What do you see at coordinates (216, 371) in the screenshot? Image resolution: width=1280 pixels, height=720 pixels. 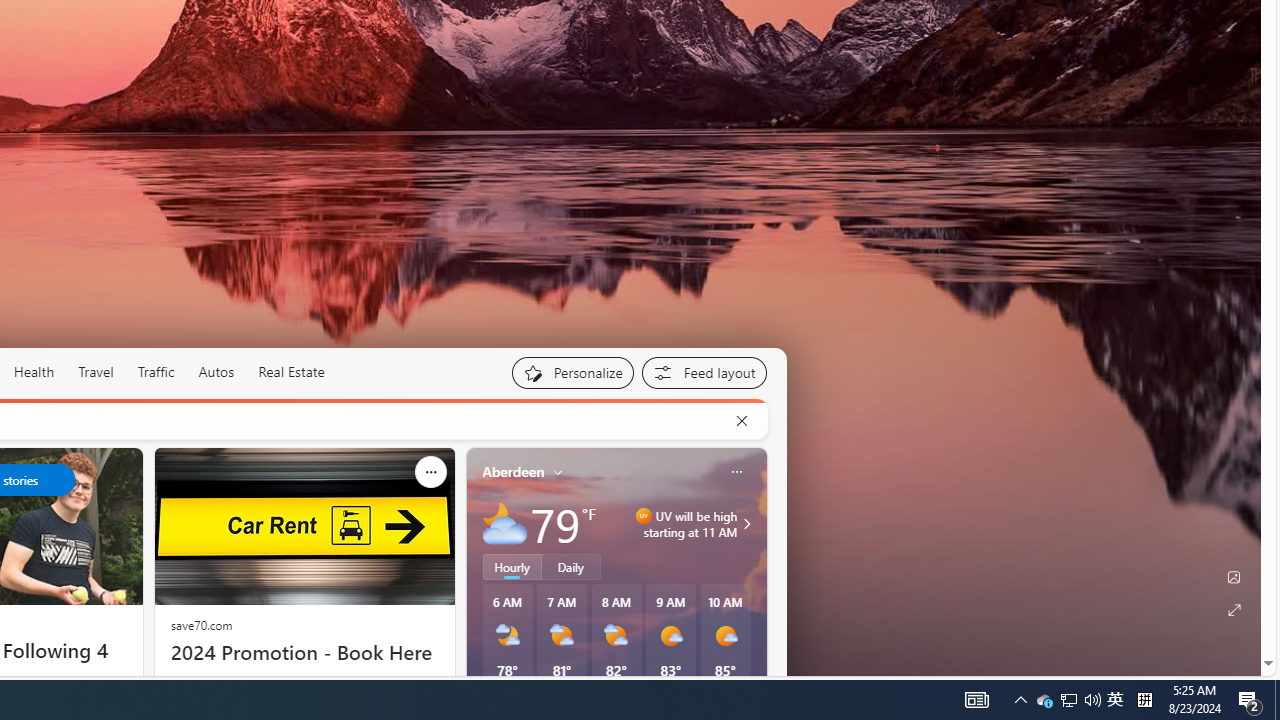 I see `'Autos'` at bounding box center [216, 371].